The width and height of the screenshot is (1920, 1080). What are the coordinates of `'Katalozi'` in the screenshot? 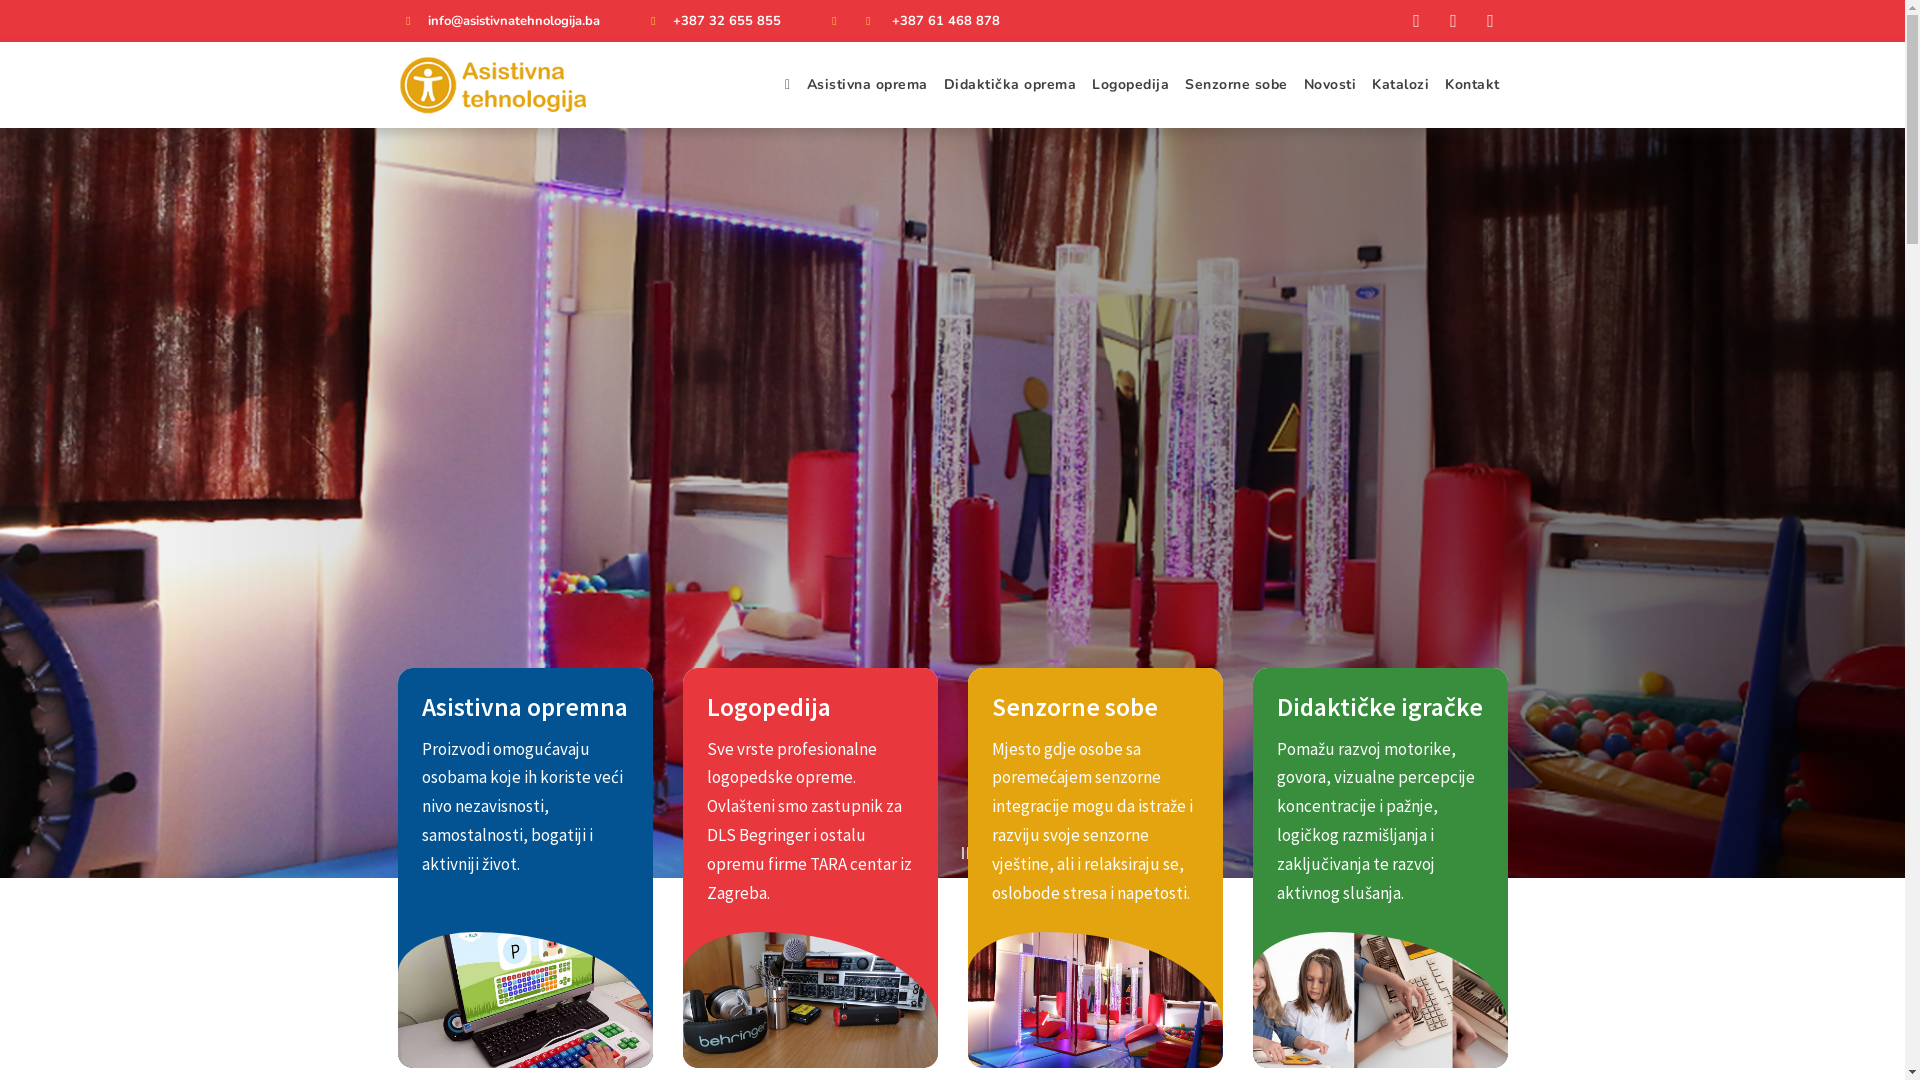 It's located at (1362, 83).